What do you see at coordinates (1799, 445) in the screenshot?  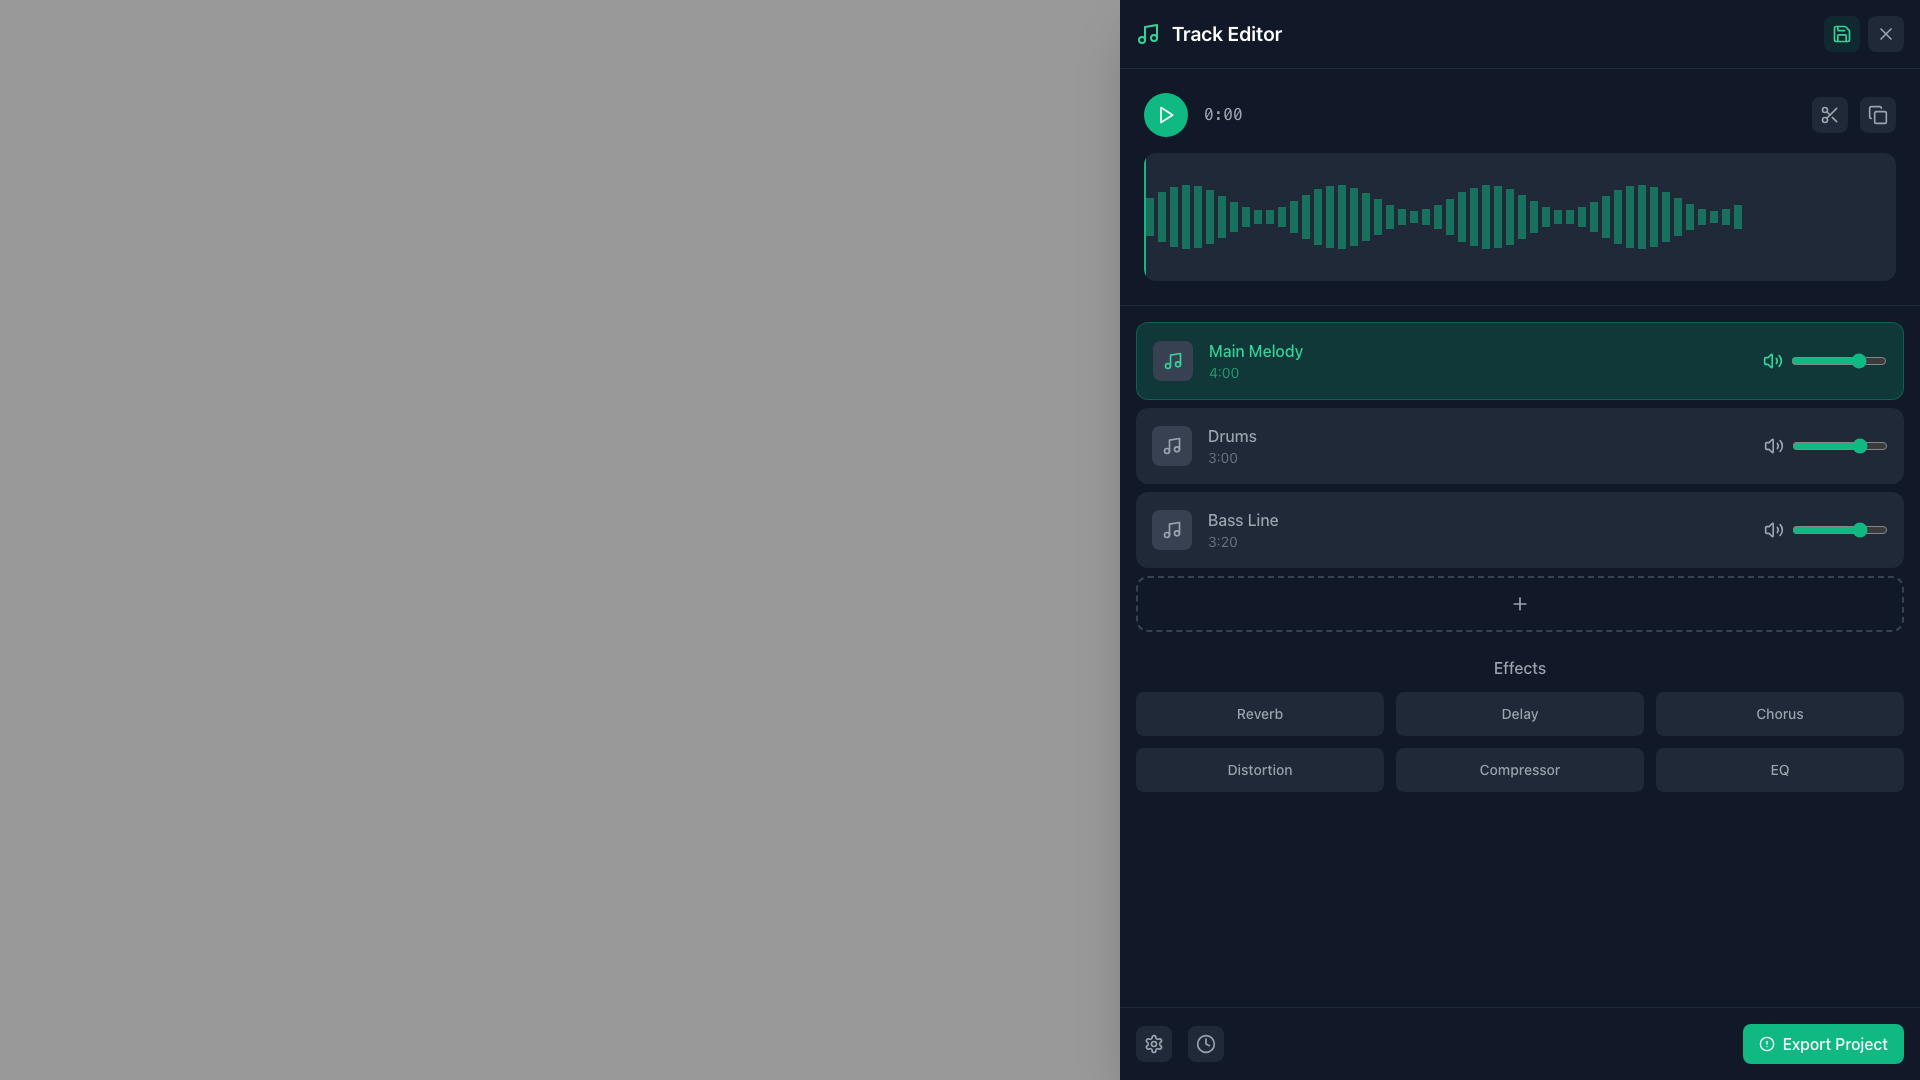 I see `the volume slider` at bounding box center [1799, 445].